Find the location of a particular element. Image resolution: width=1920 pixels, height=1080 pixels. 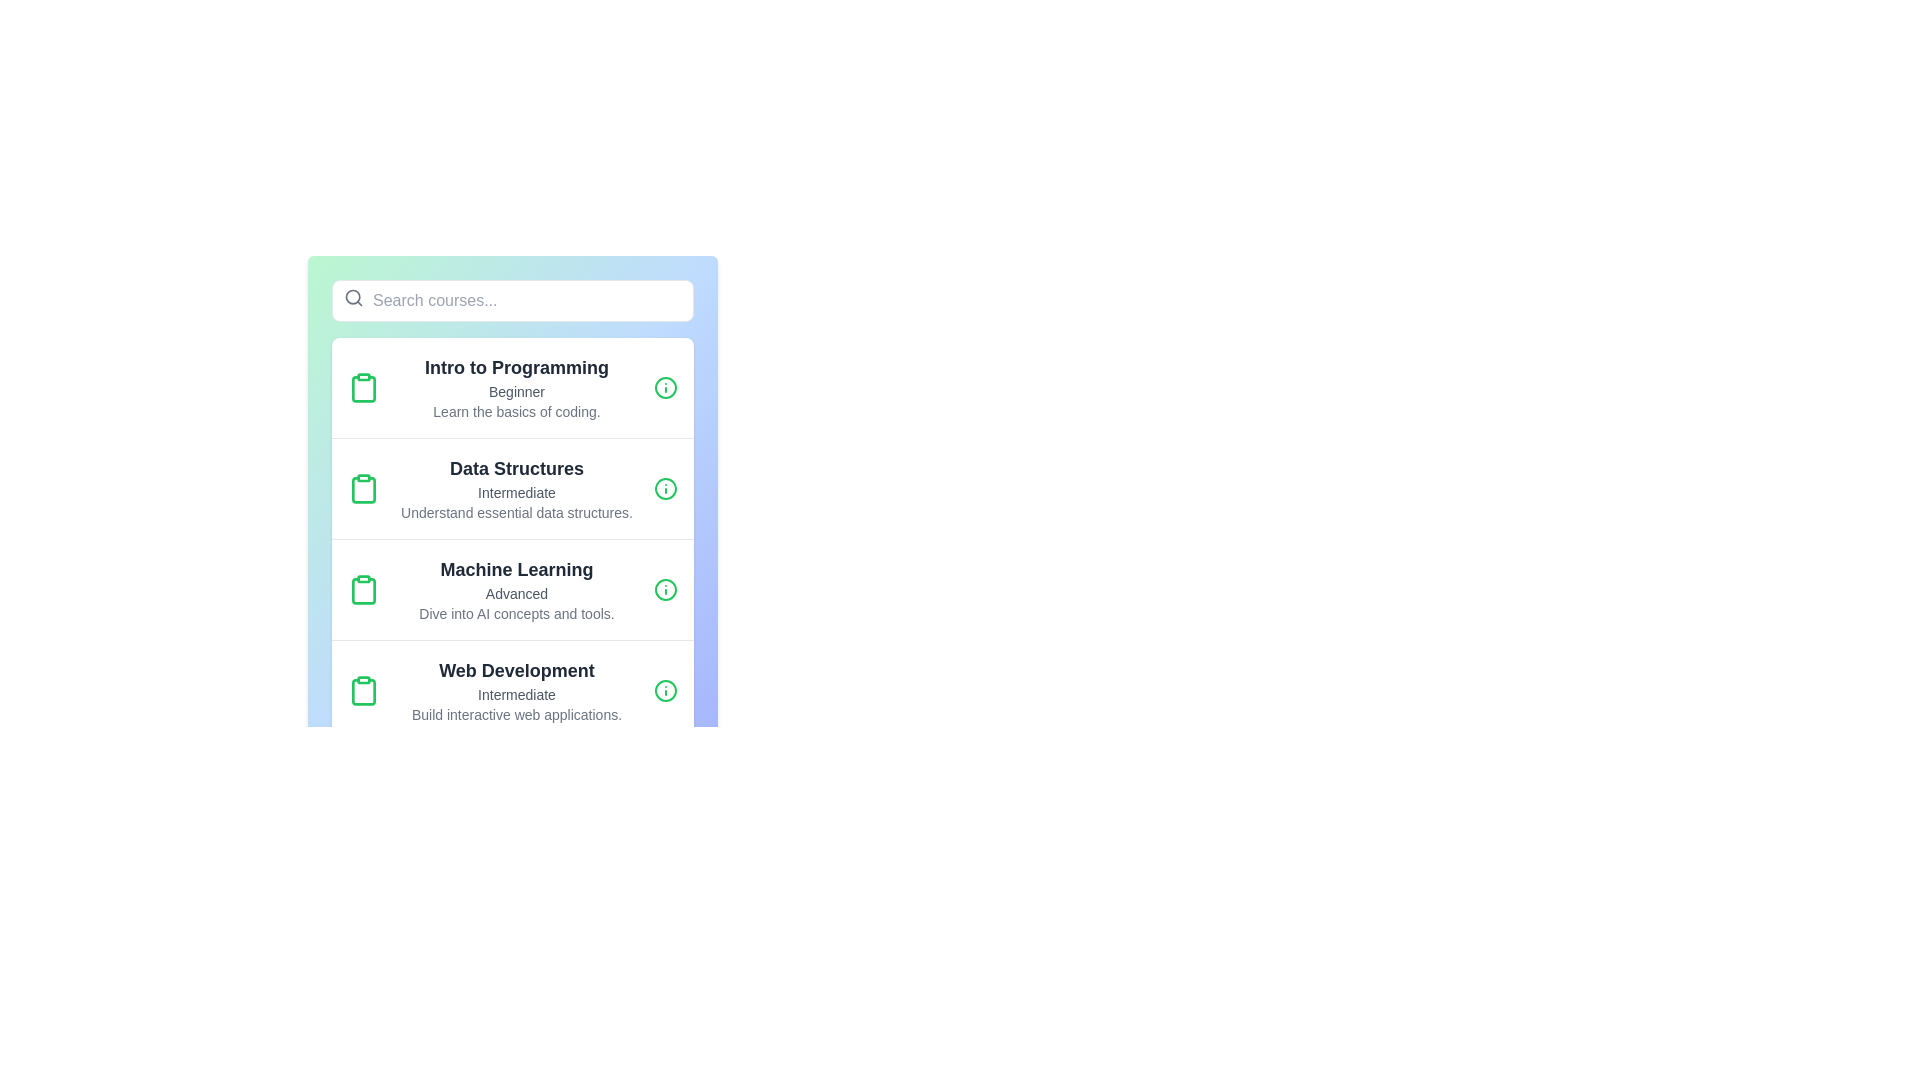

the information icon located on the right side of the 'Machine Learning' course entry, which includes the title 'Machine Learning', the label 'Advanced', and the description 'Dive into AI concepts and tools' is located at coordinates (666, 589).